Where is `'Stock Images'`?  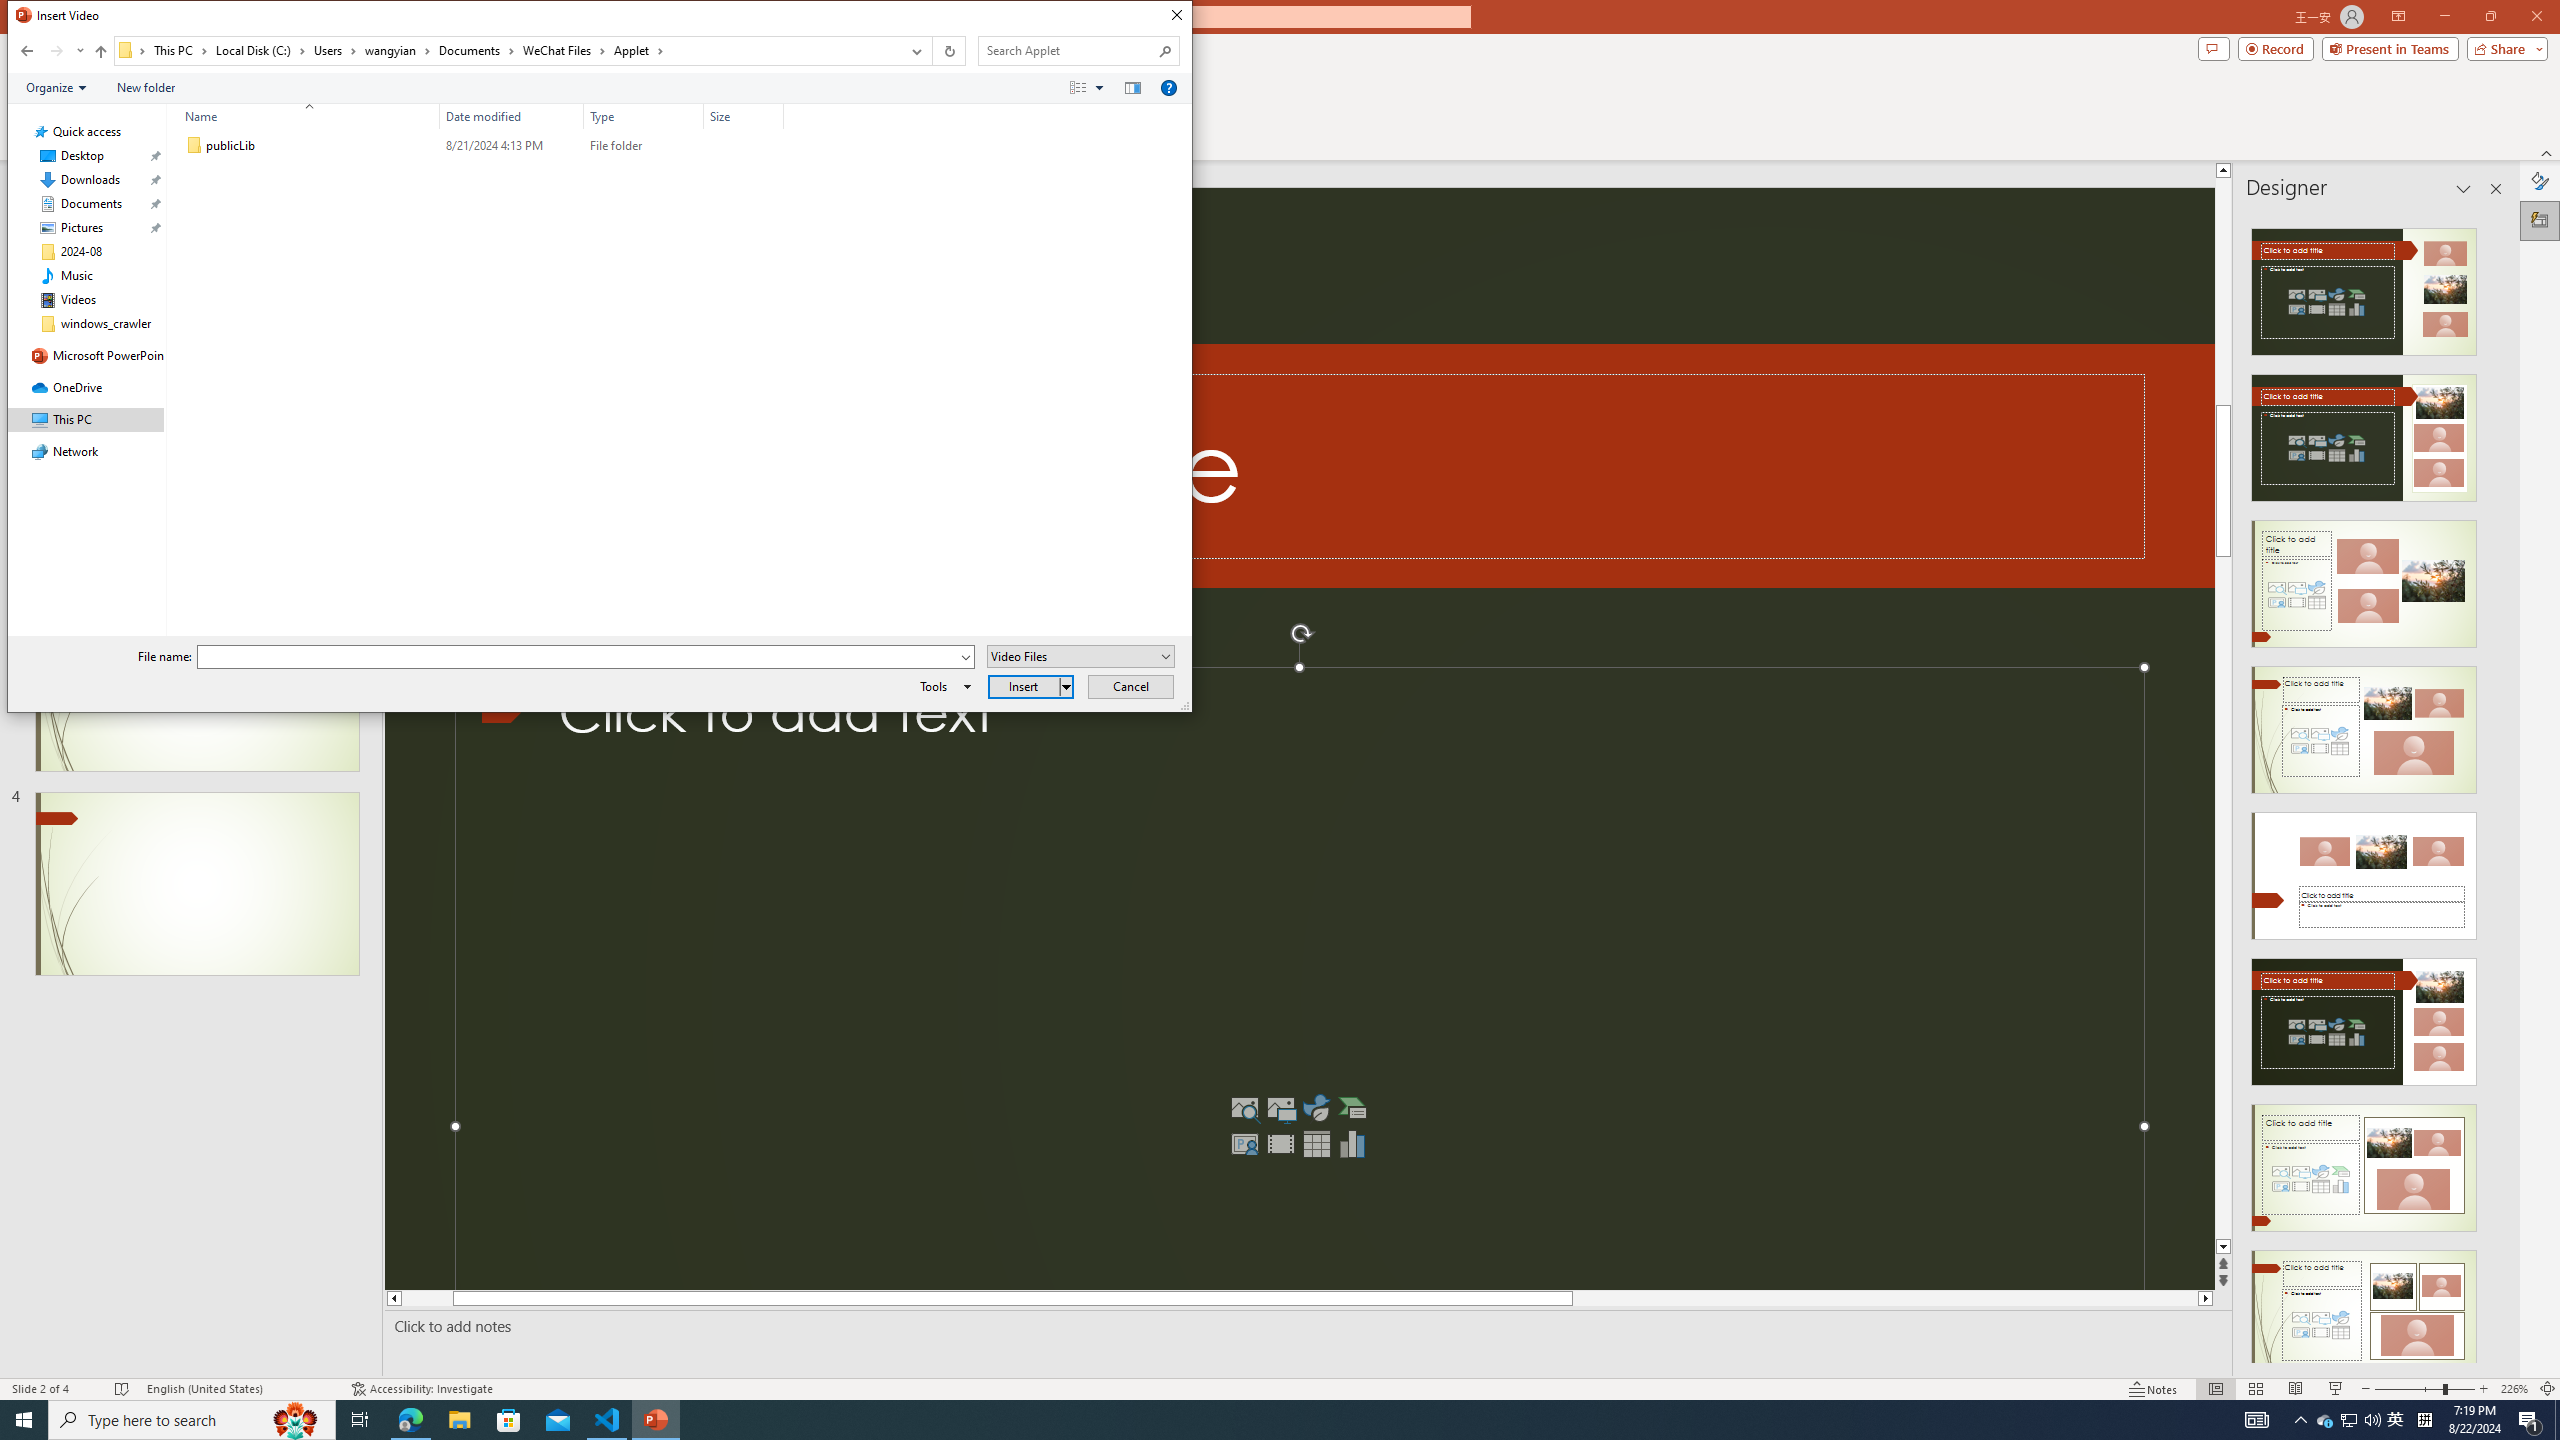 'Stock Images' is located at coordinates (1244, 1107).